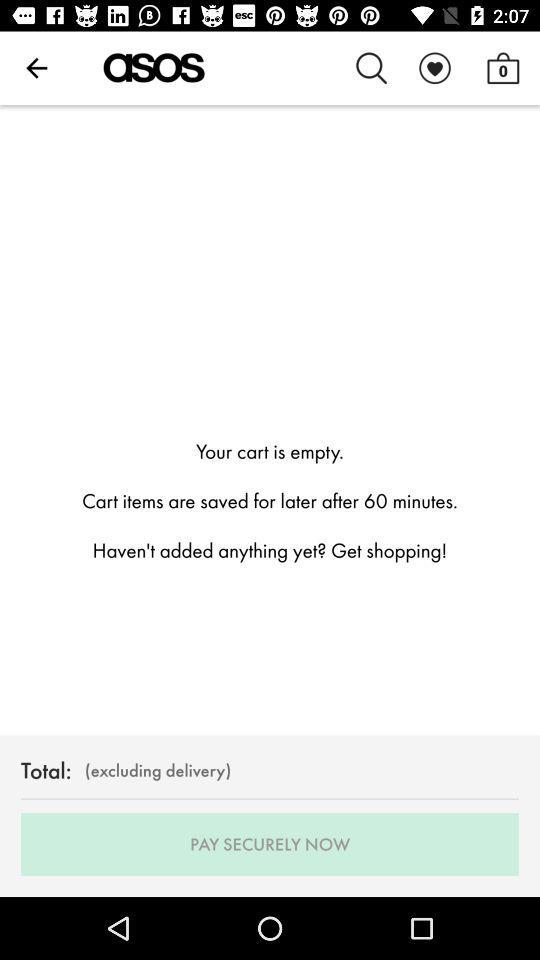  I want to click on the pay securely now item, so click(270, 843).